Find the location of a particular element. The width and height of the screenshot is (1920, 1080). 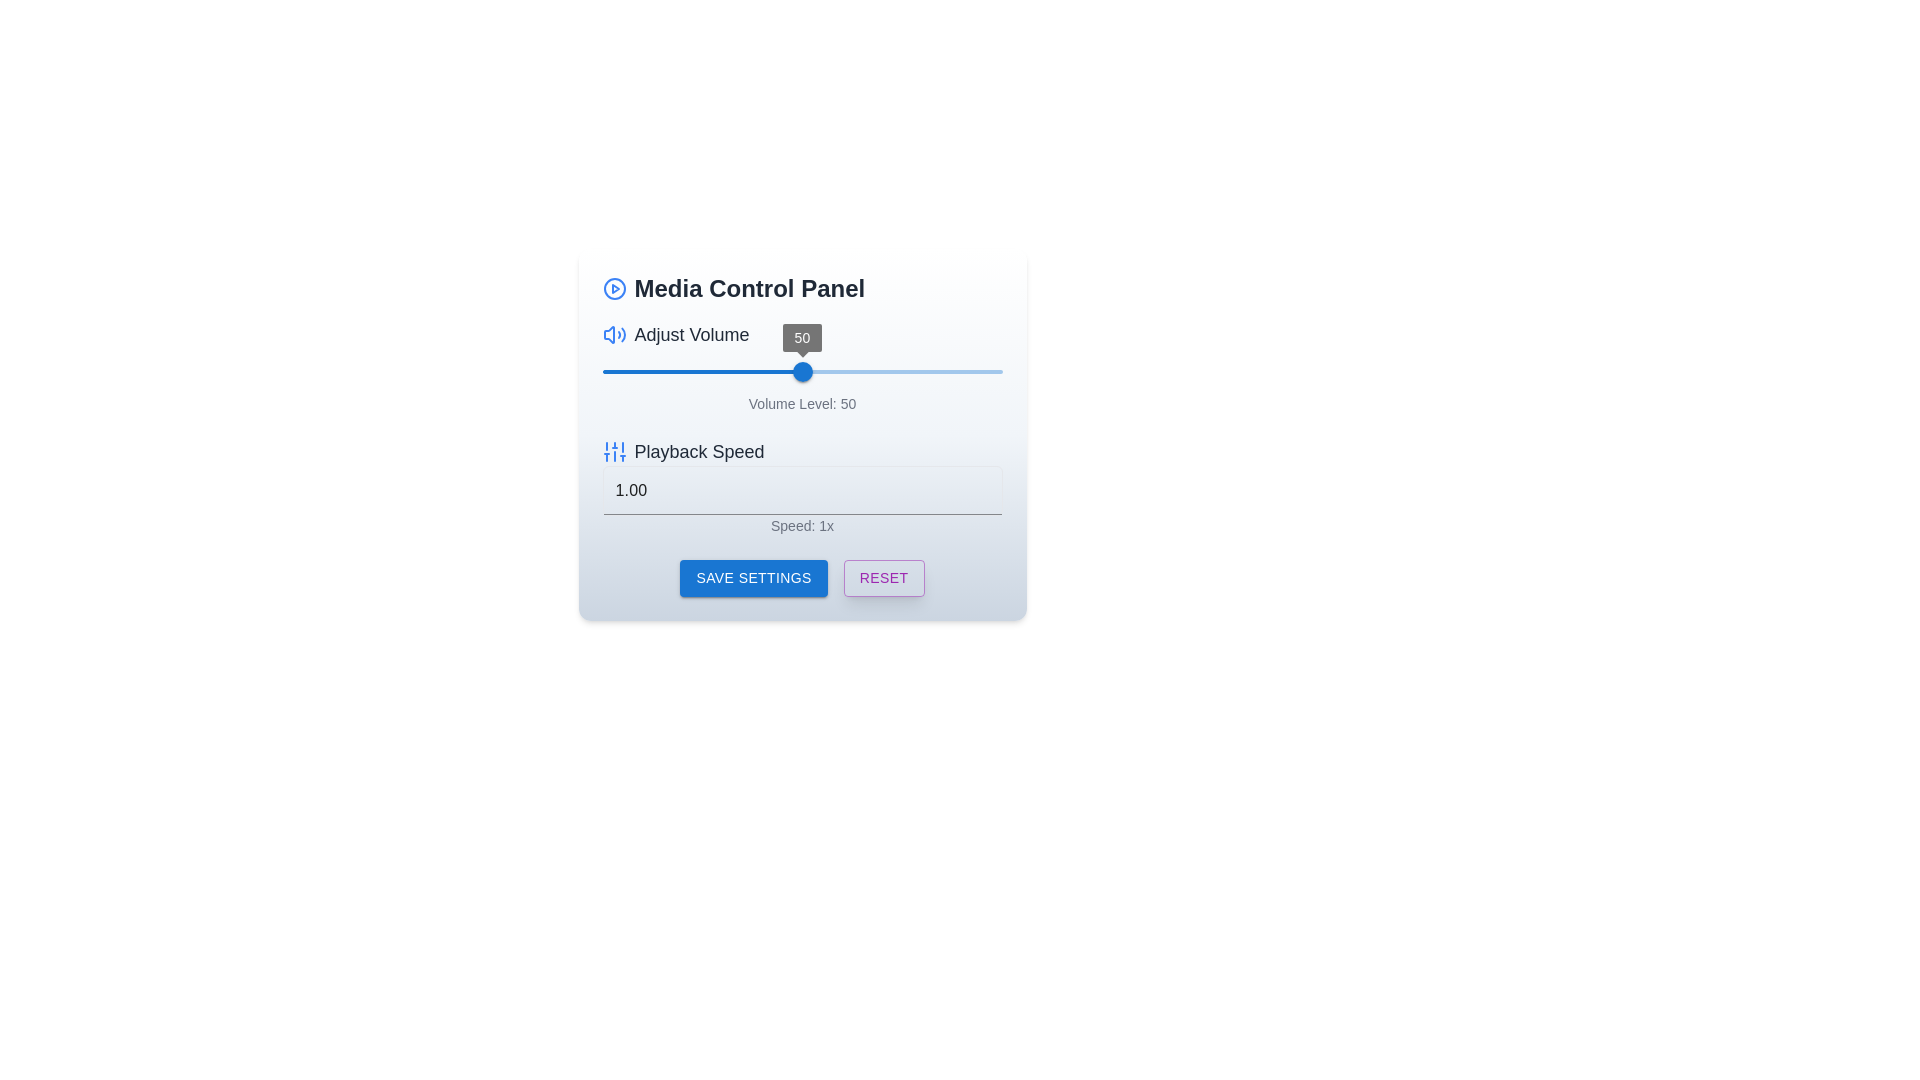

the static text label reading 'Speed: 1x', which is styled in gray font and positioned below the input field in the playback speed section is located at coordinates (802, 524).